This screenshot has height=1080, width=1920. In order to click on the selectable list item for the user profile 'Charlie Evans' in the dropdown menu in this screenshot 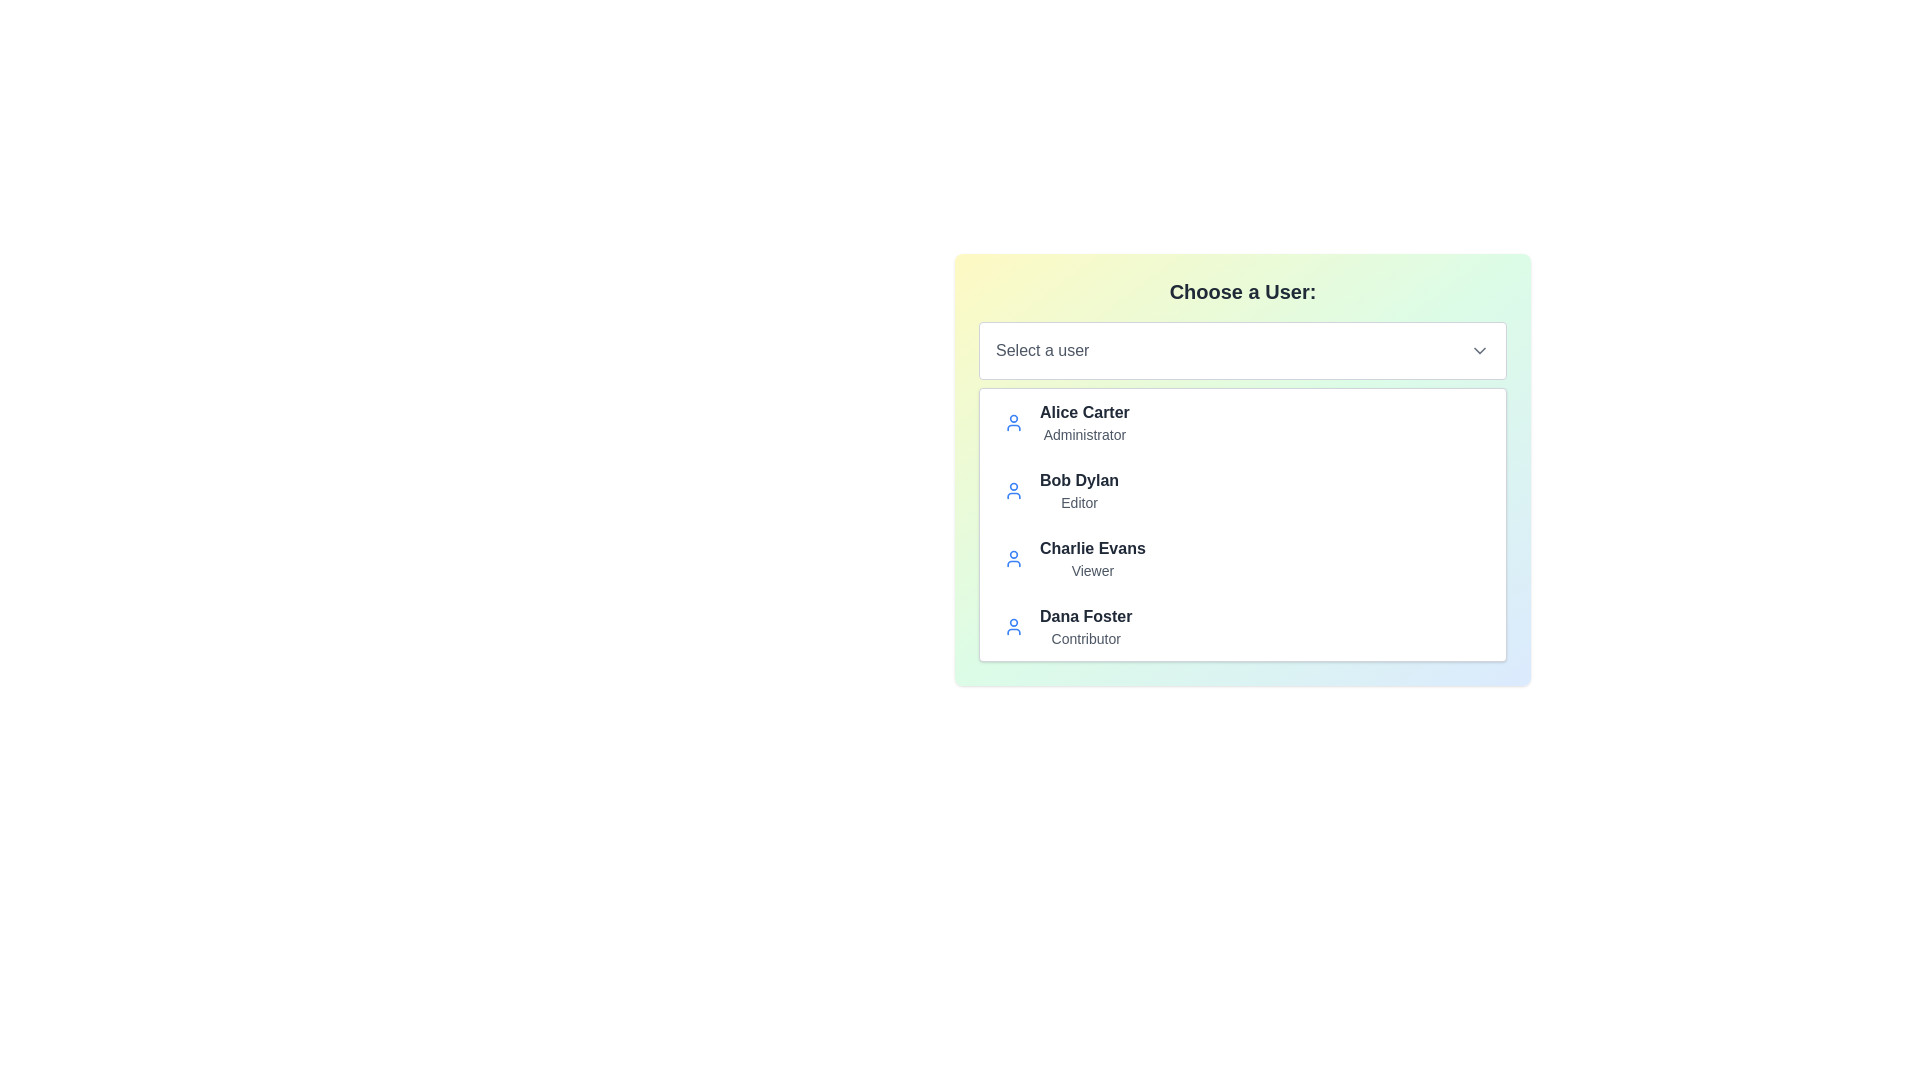, I will do `click(1242, 559)`.